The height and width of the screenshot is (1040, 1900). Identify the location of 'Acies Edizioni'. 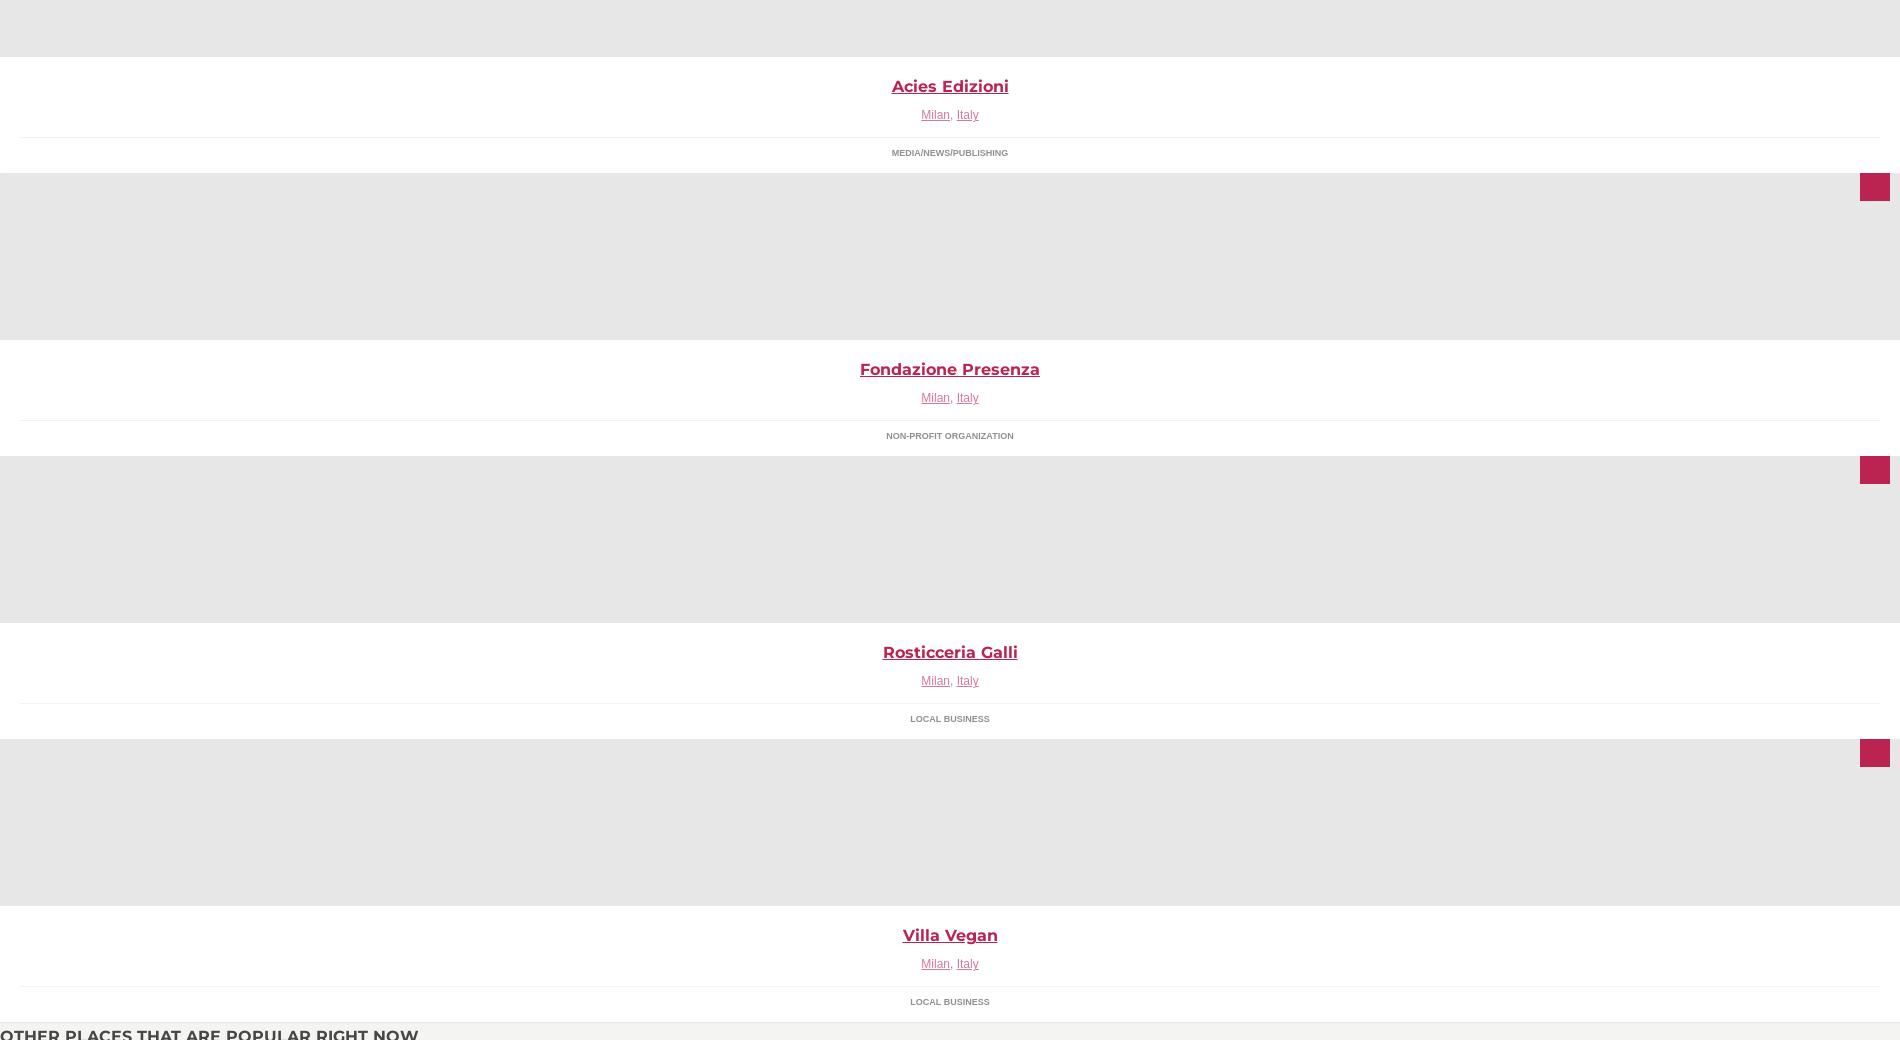
(948, 85).